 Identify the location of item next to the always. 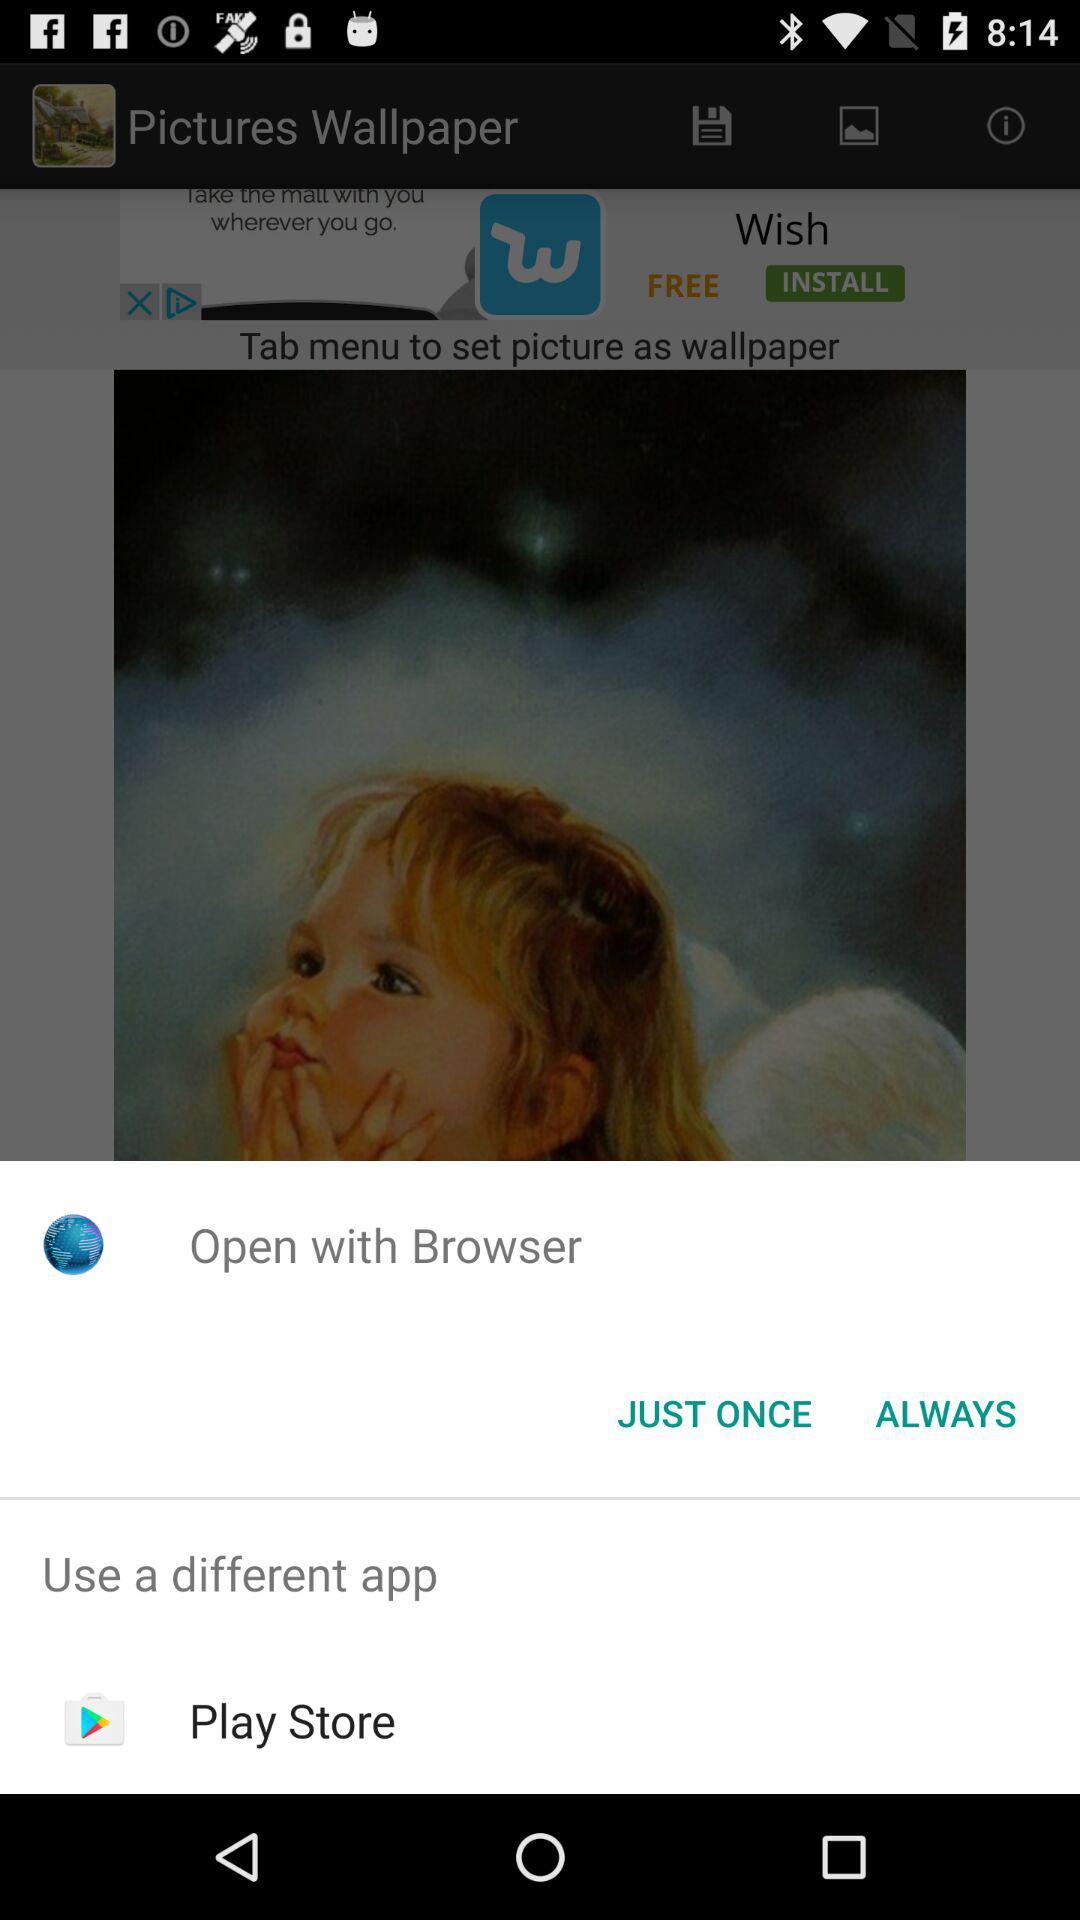
(713, 1411).